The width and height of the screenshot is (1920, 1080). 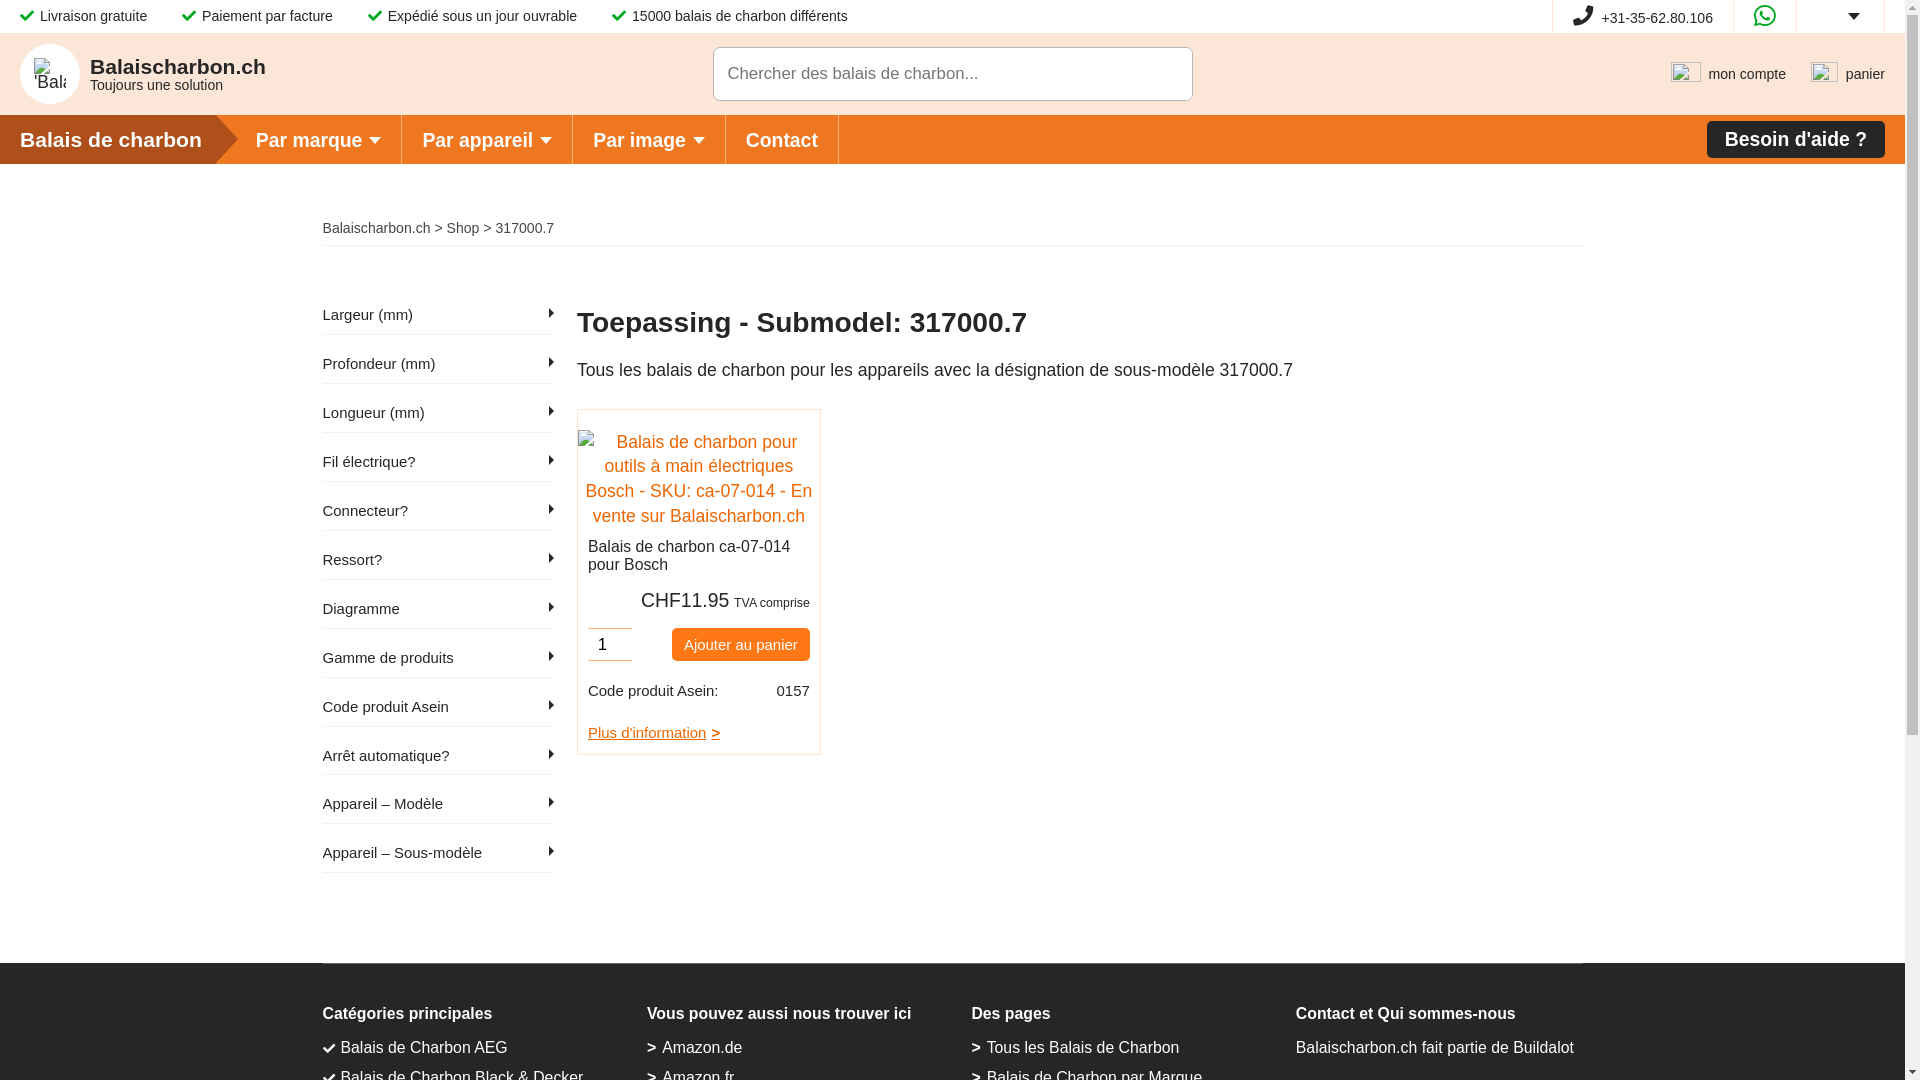 I want to click on 'Balaischarbon.ch', so click(x=375, y=226).